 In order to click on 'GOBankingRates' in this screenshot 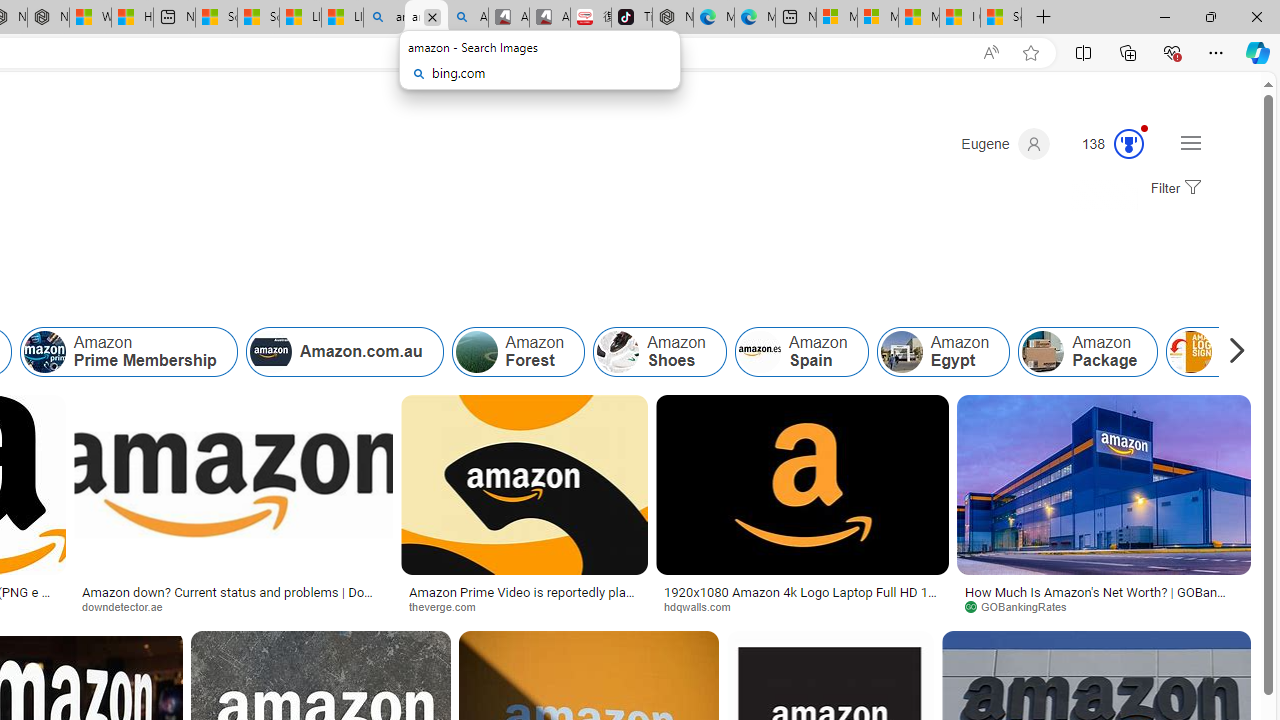, I will do `click(1023, 605)`.